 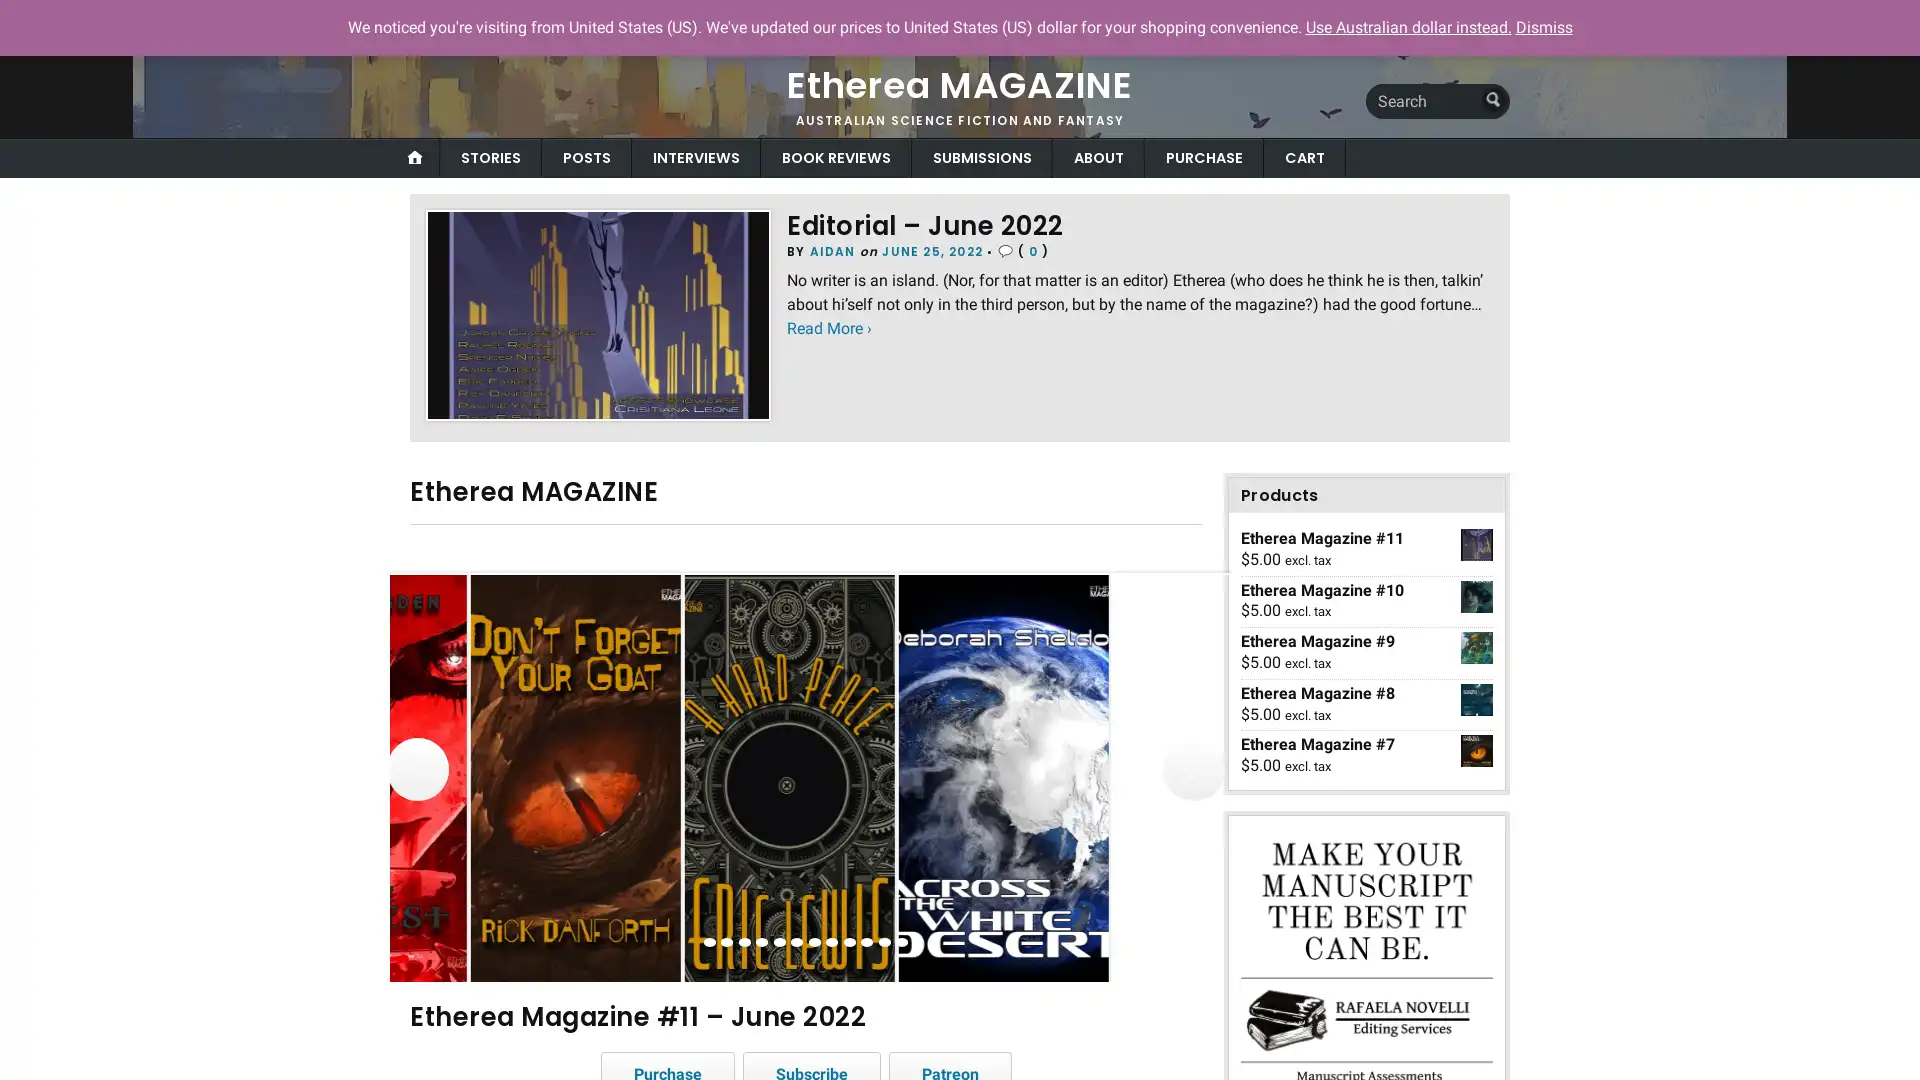 What do you see at coordinates (795, 941) in the screenshot?
I see `view image 6 of 12 in carousel` at bounding box center [795, 941].